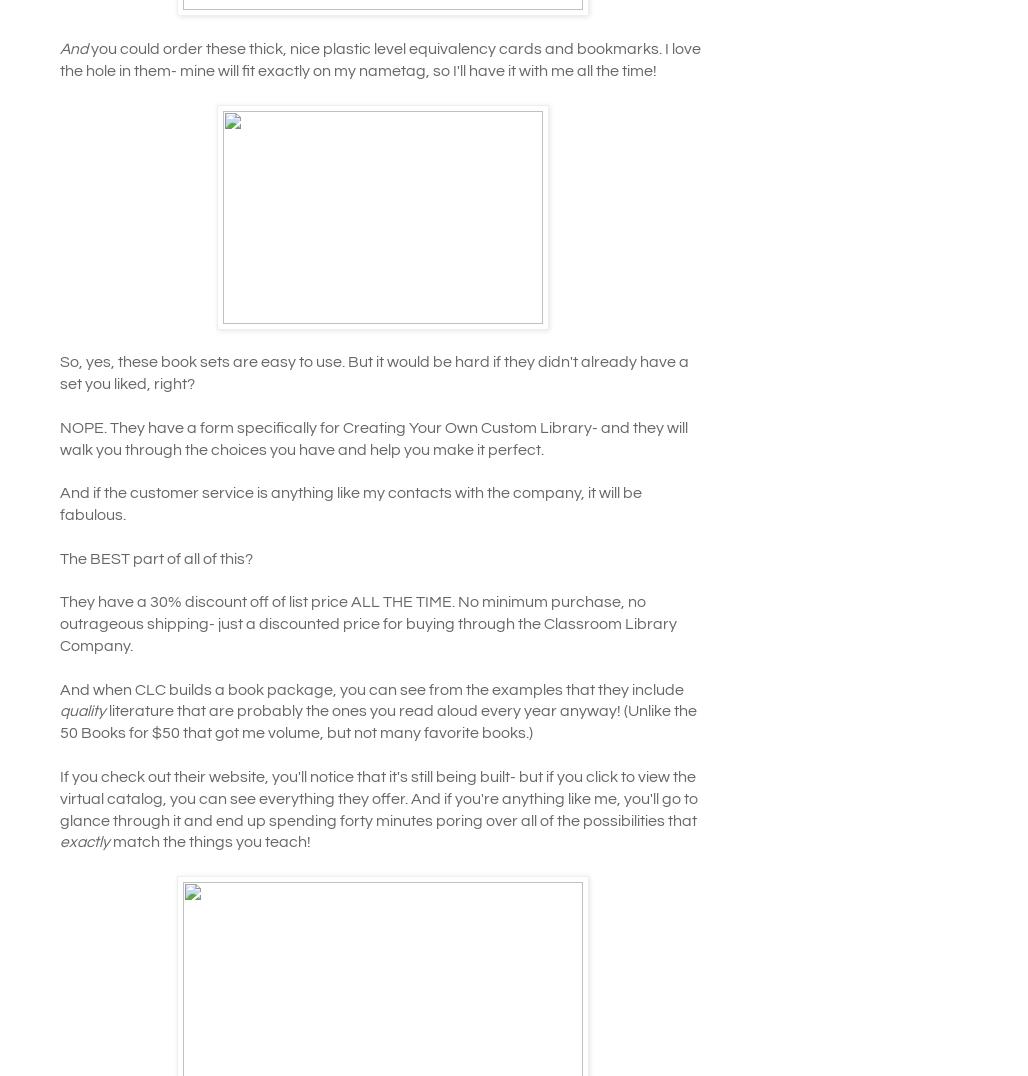  I want to click on 'They have a 30% discount off of list price ALL THE TIME. No minimum purchase, no outrageous shipping- just a discounted price for buying through the Classroom Library Company.', so click(367, 623).